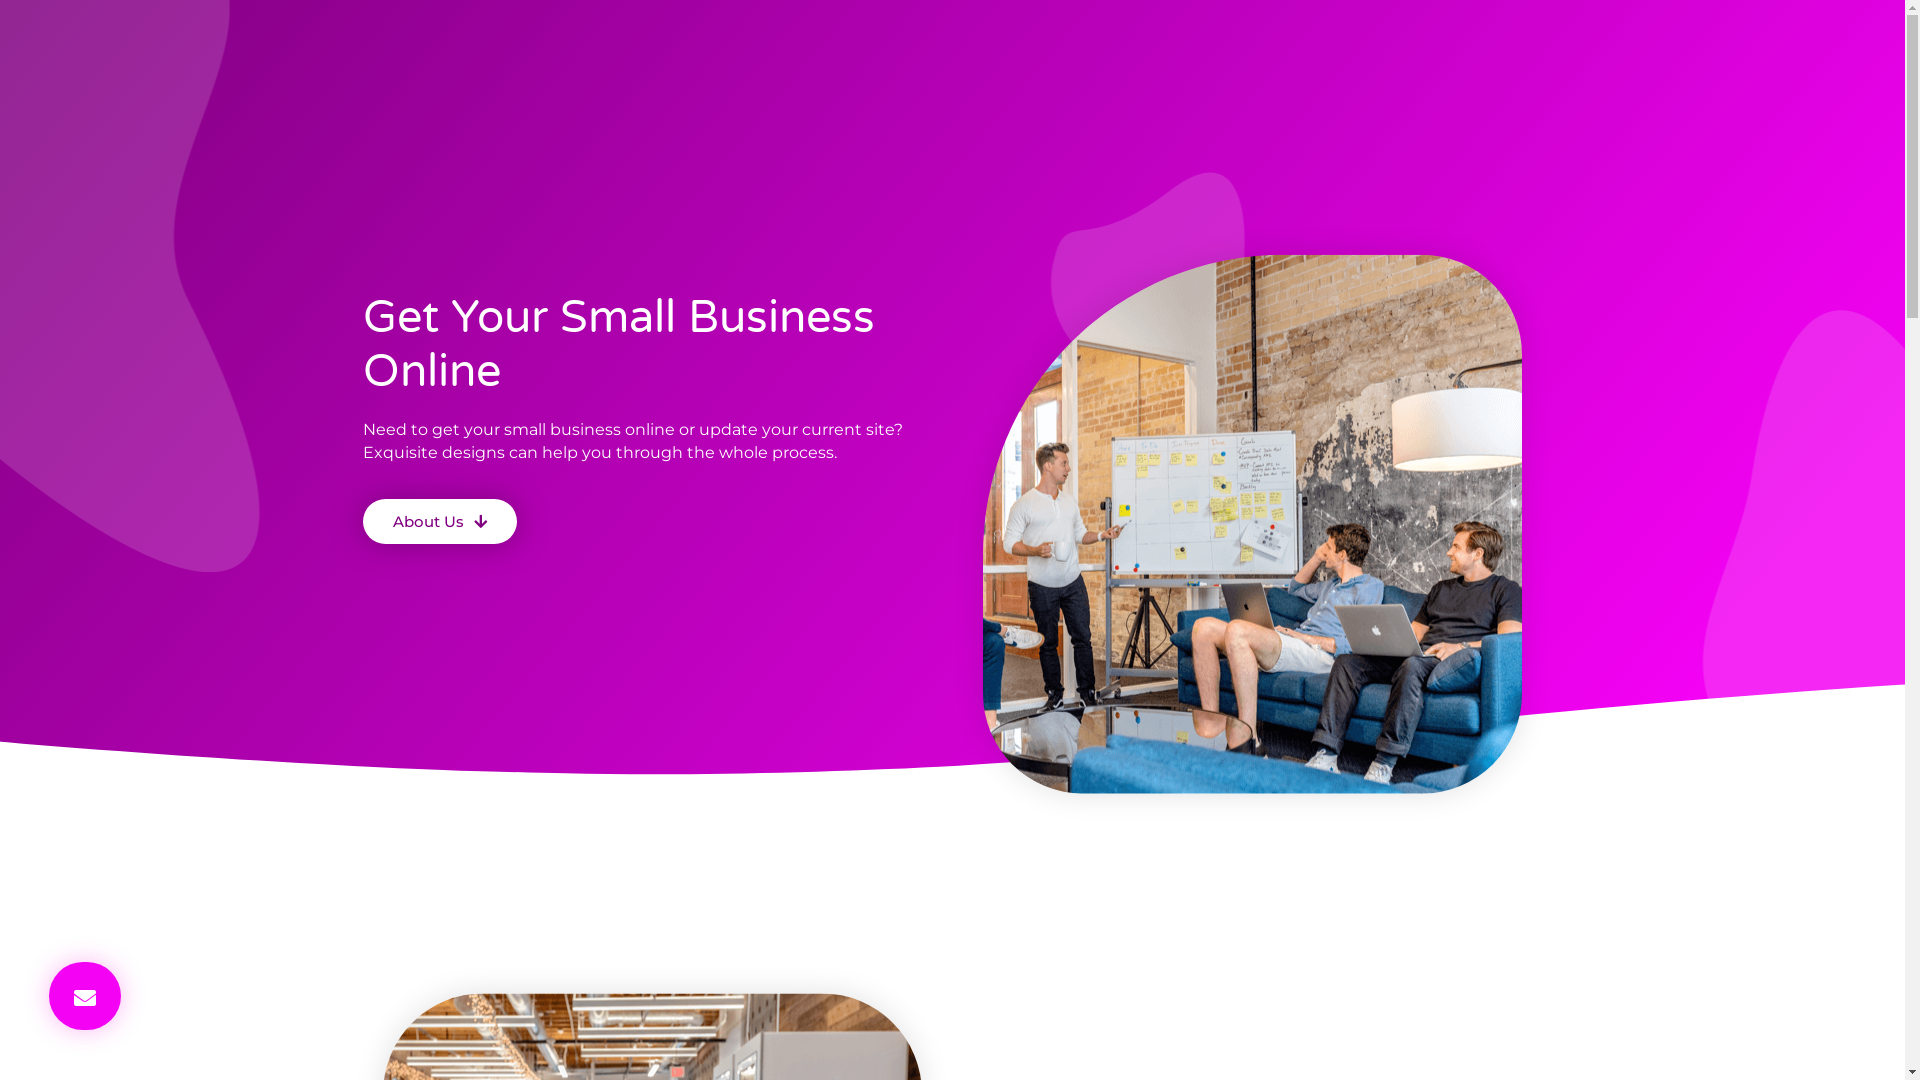  Describe the element at coordinates (437, 520) in the screenshot. I see `'About Us'` at that location.